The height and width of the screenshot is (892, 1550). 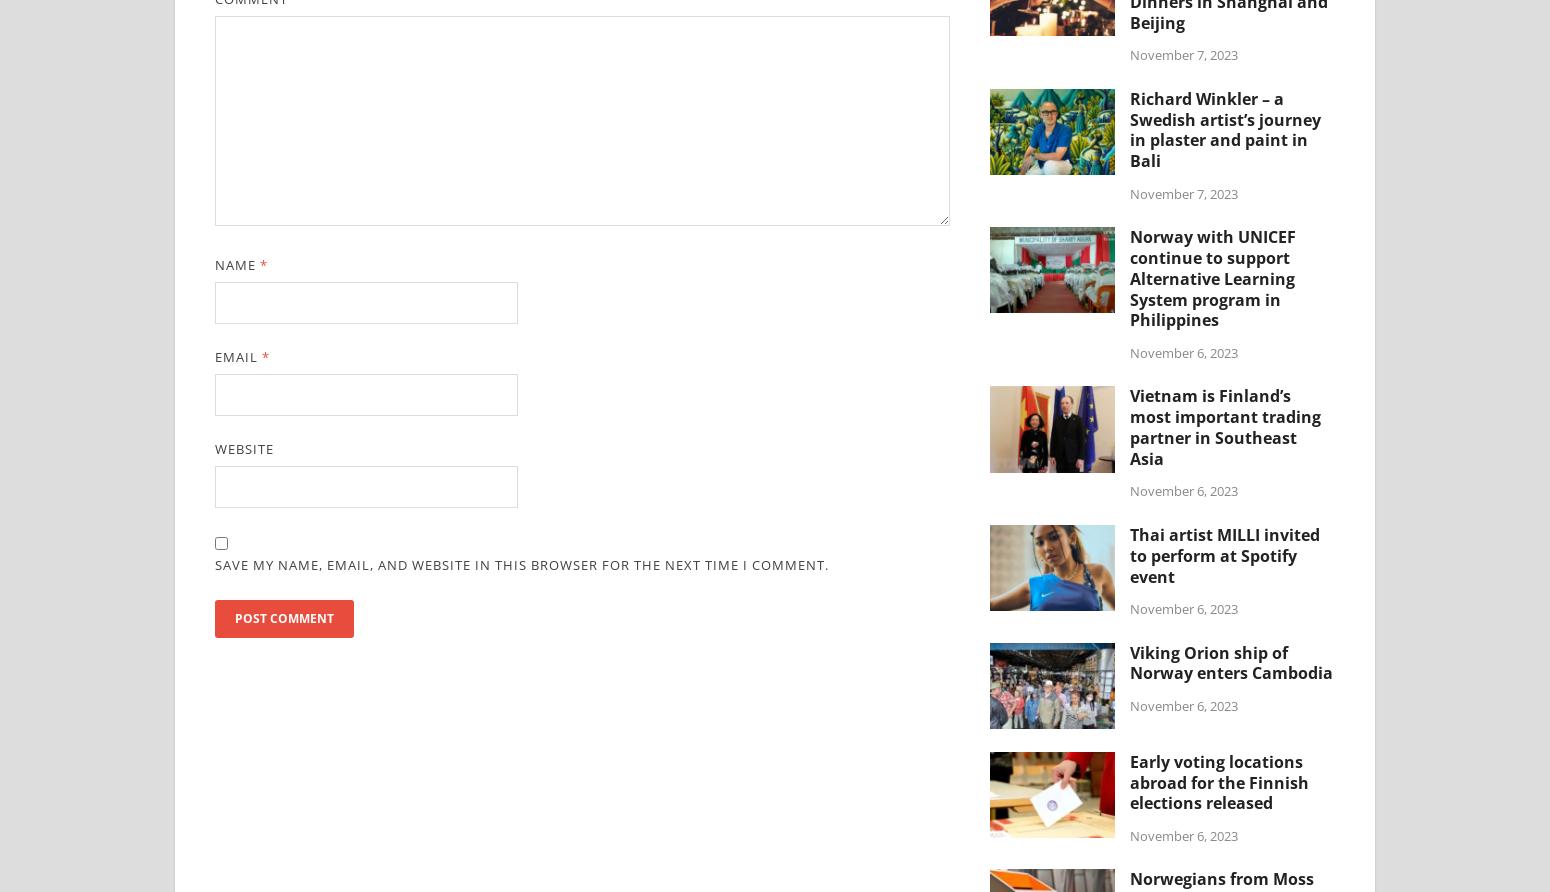 I want to click on 'Name', so click(x=237, y=265).